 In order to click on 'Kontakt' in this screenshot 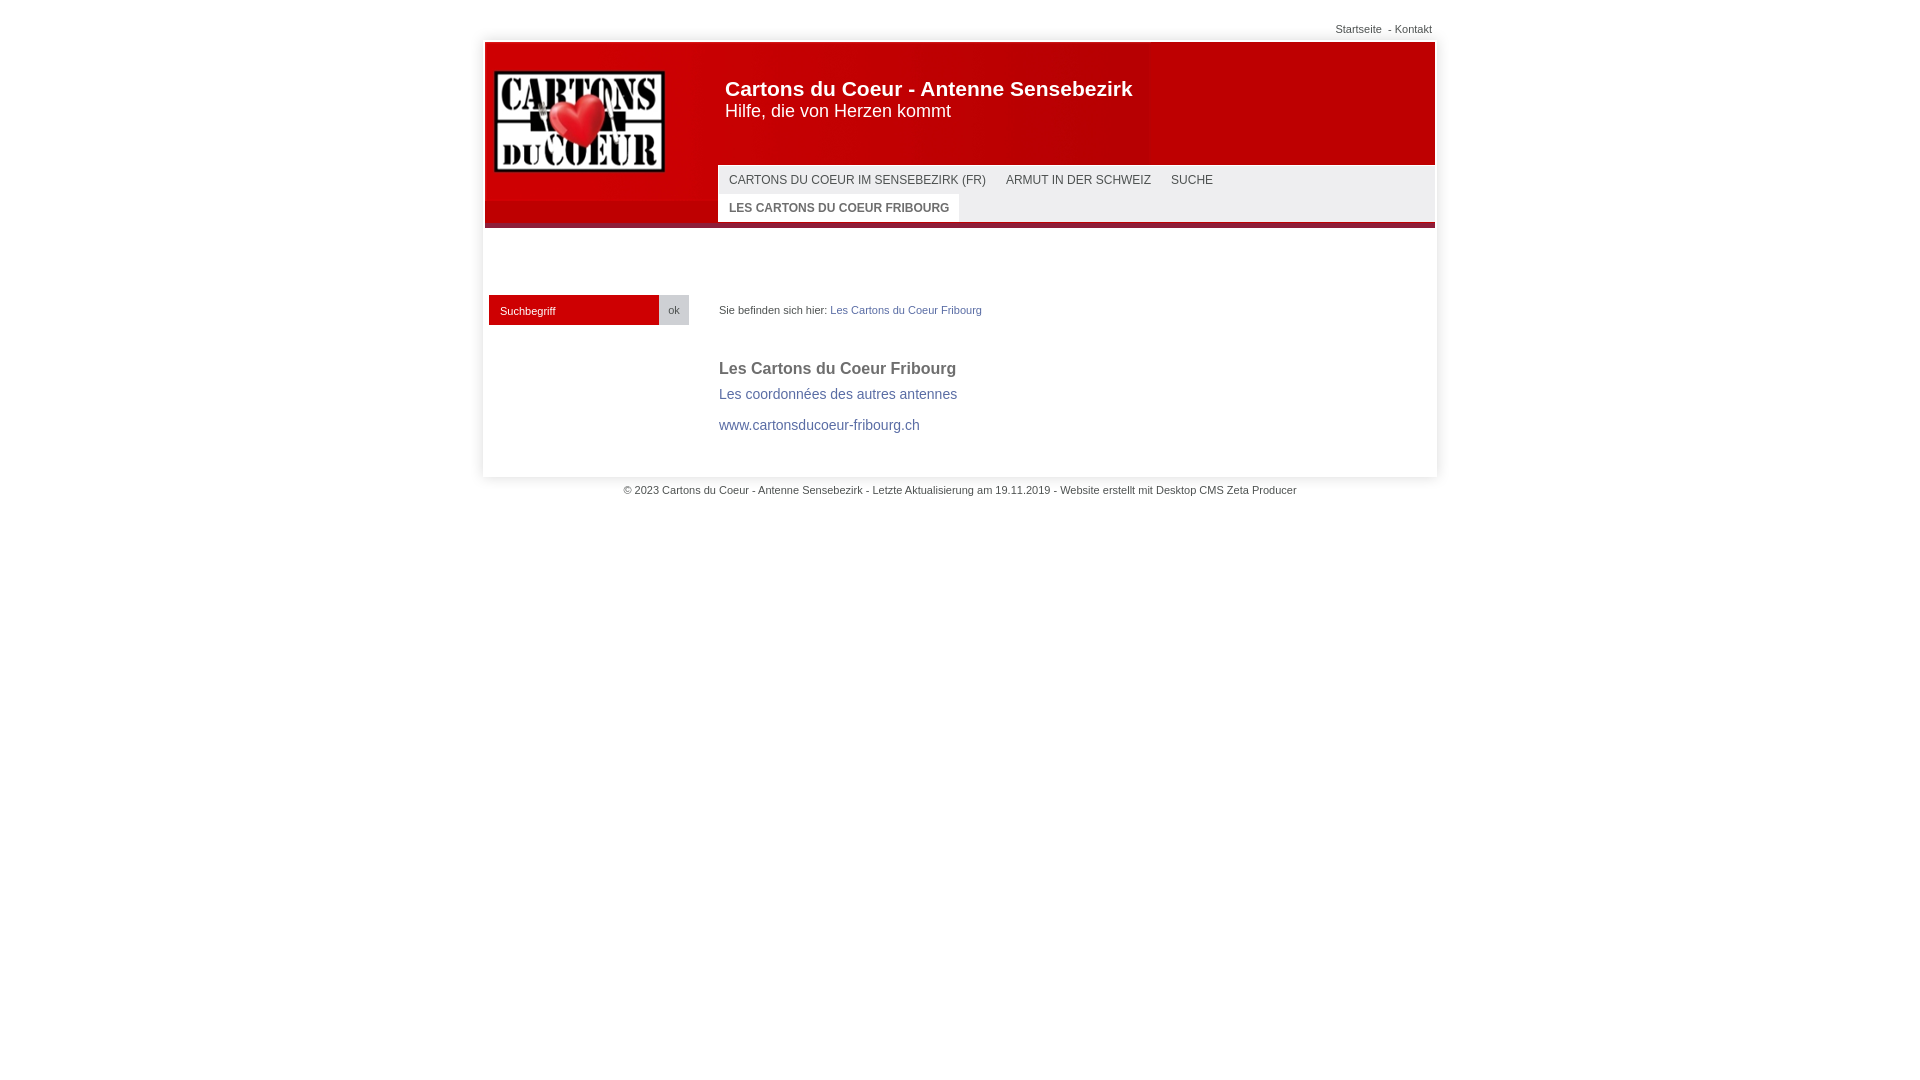, I will do `click(1412, 29)`.